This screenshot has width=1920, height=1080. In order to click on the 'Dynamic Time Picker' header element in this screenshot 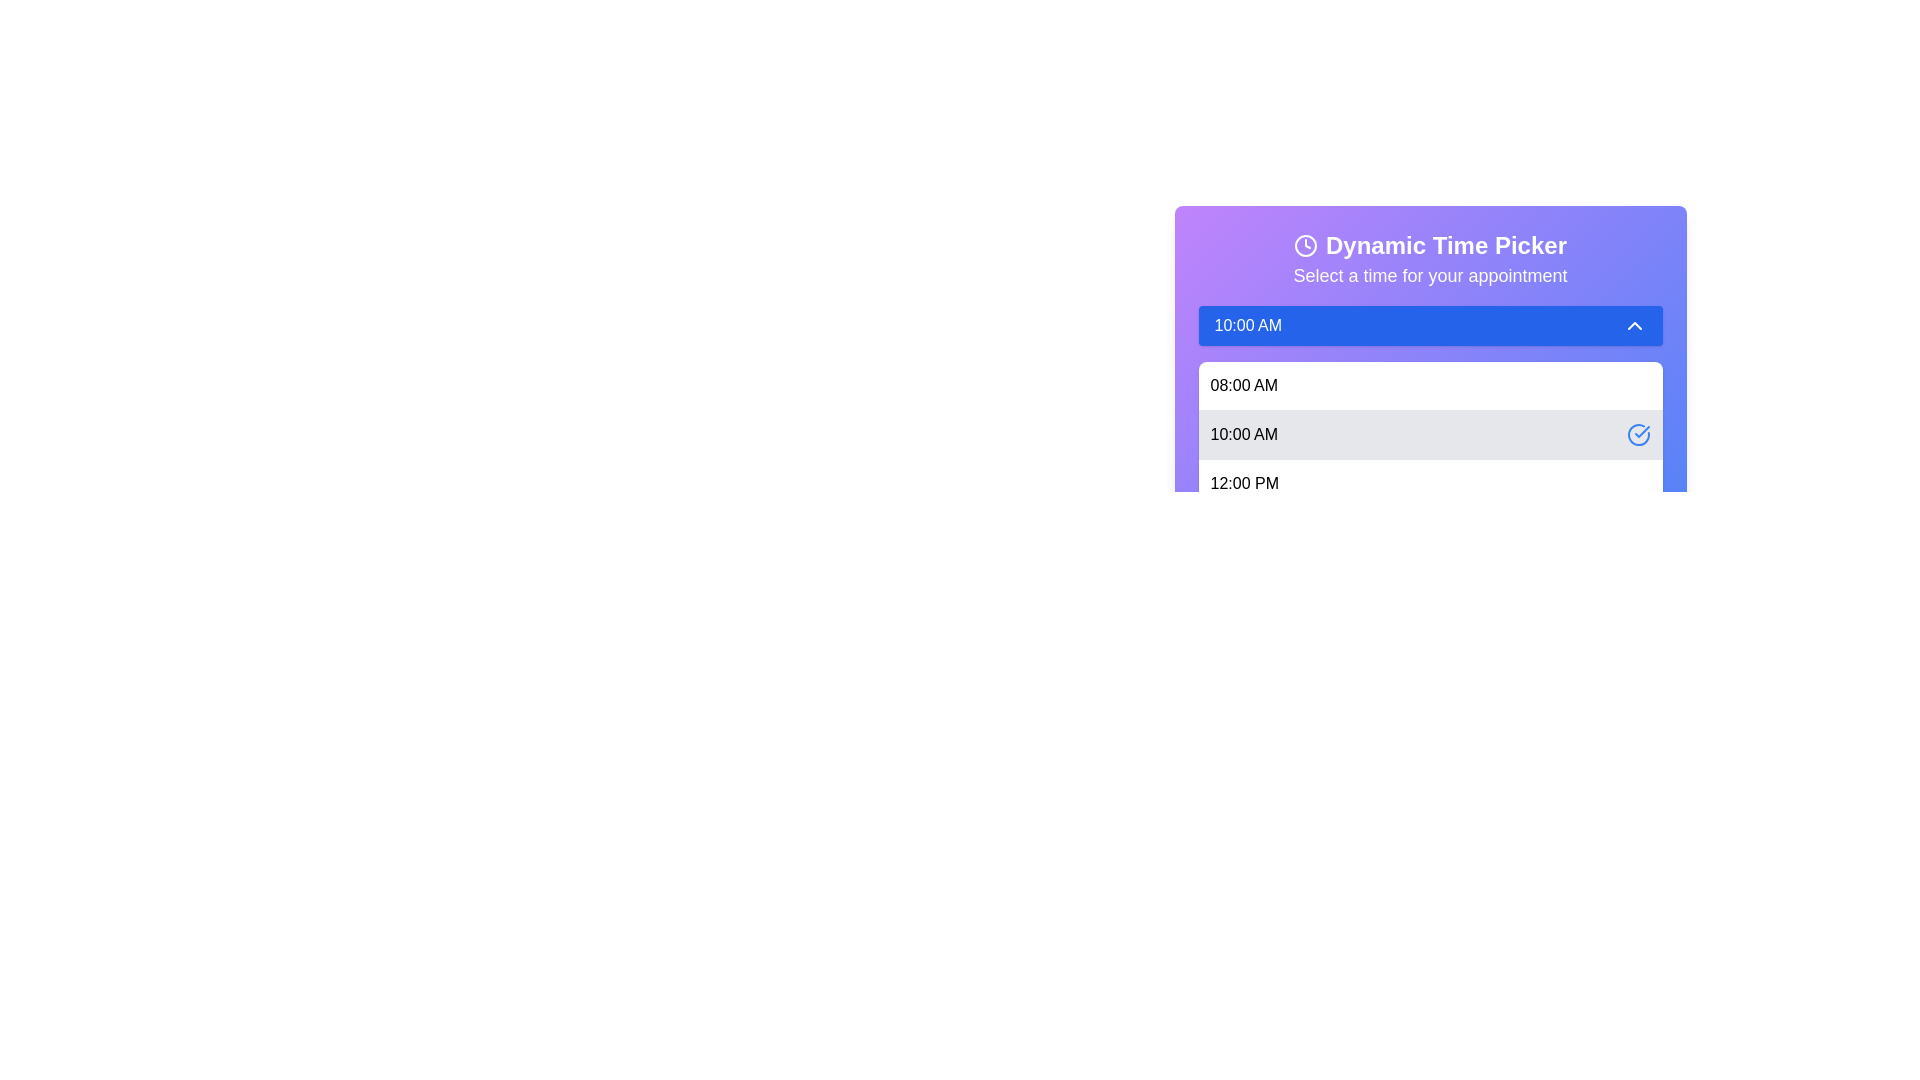, I will do `click(1446, 245)`.